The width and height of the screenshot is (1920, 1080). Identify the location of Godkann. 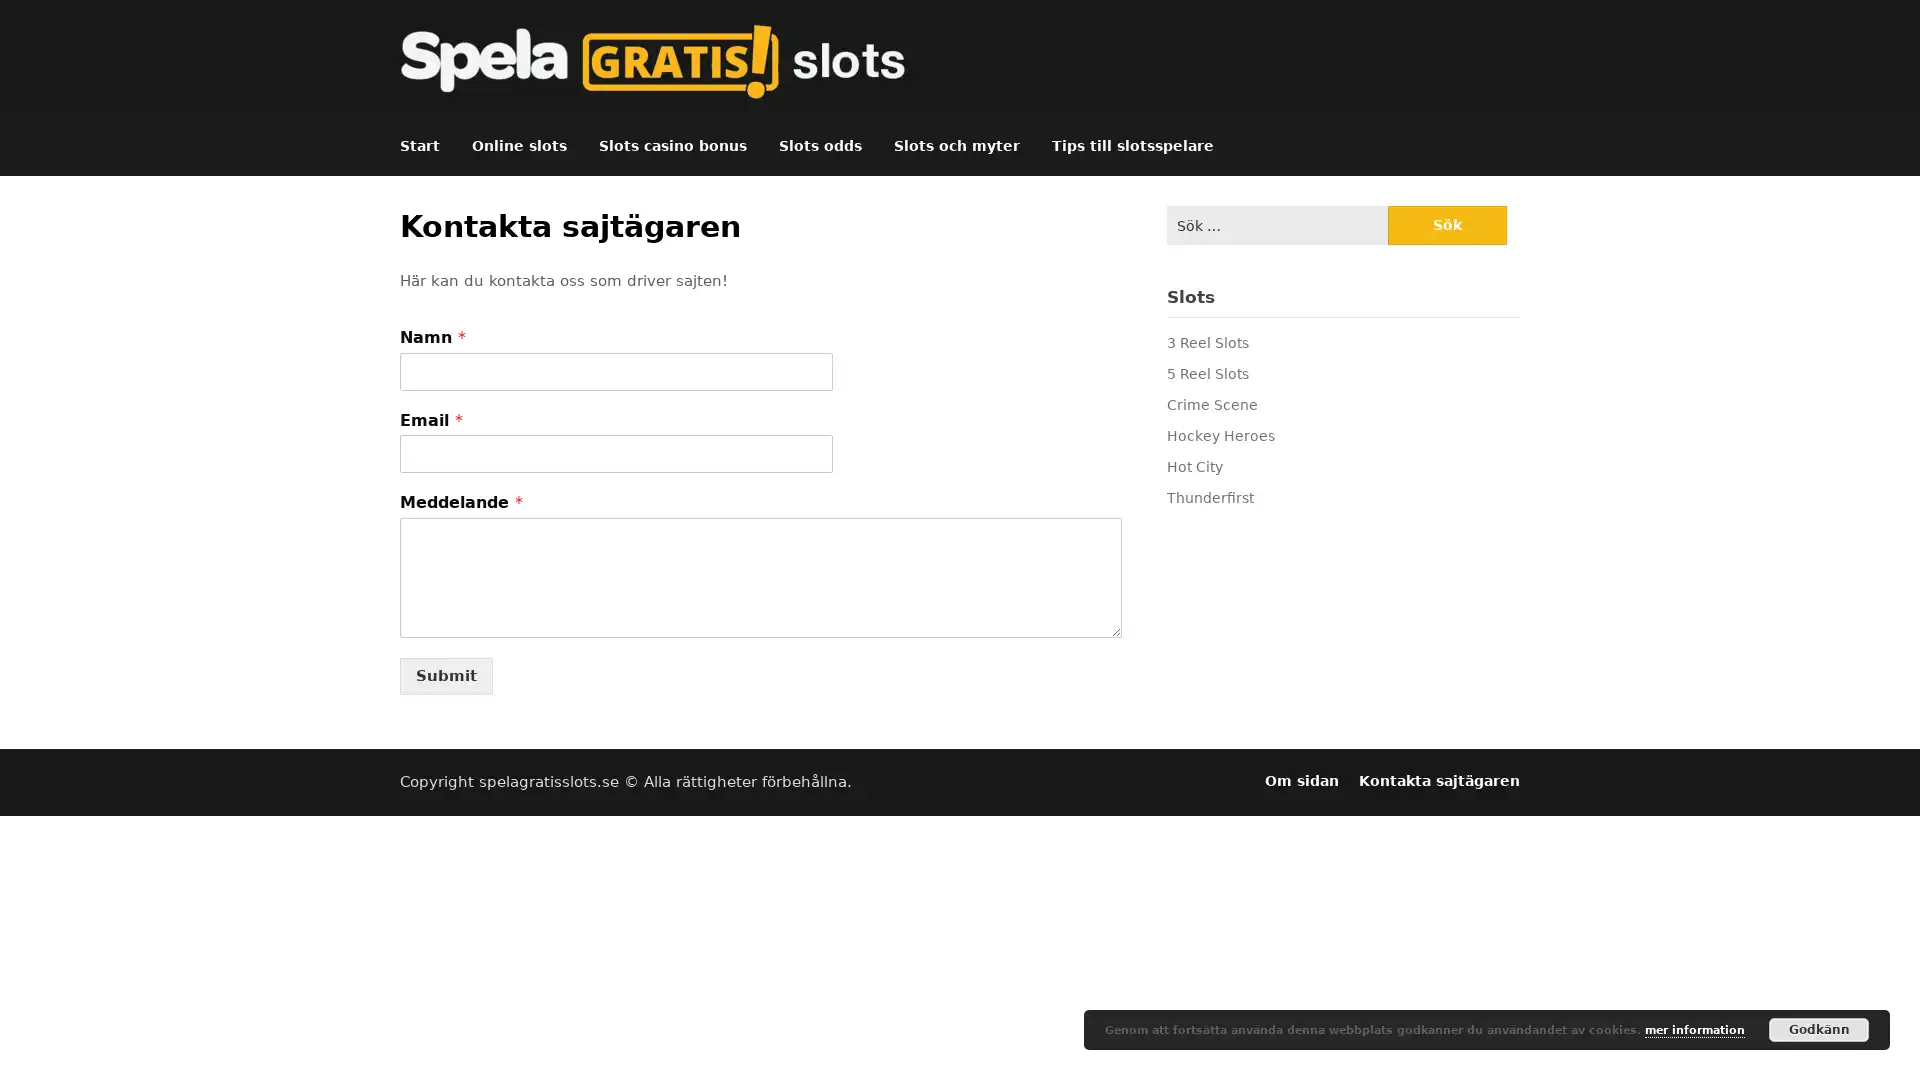
(1819, 1029).